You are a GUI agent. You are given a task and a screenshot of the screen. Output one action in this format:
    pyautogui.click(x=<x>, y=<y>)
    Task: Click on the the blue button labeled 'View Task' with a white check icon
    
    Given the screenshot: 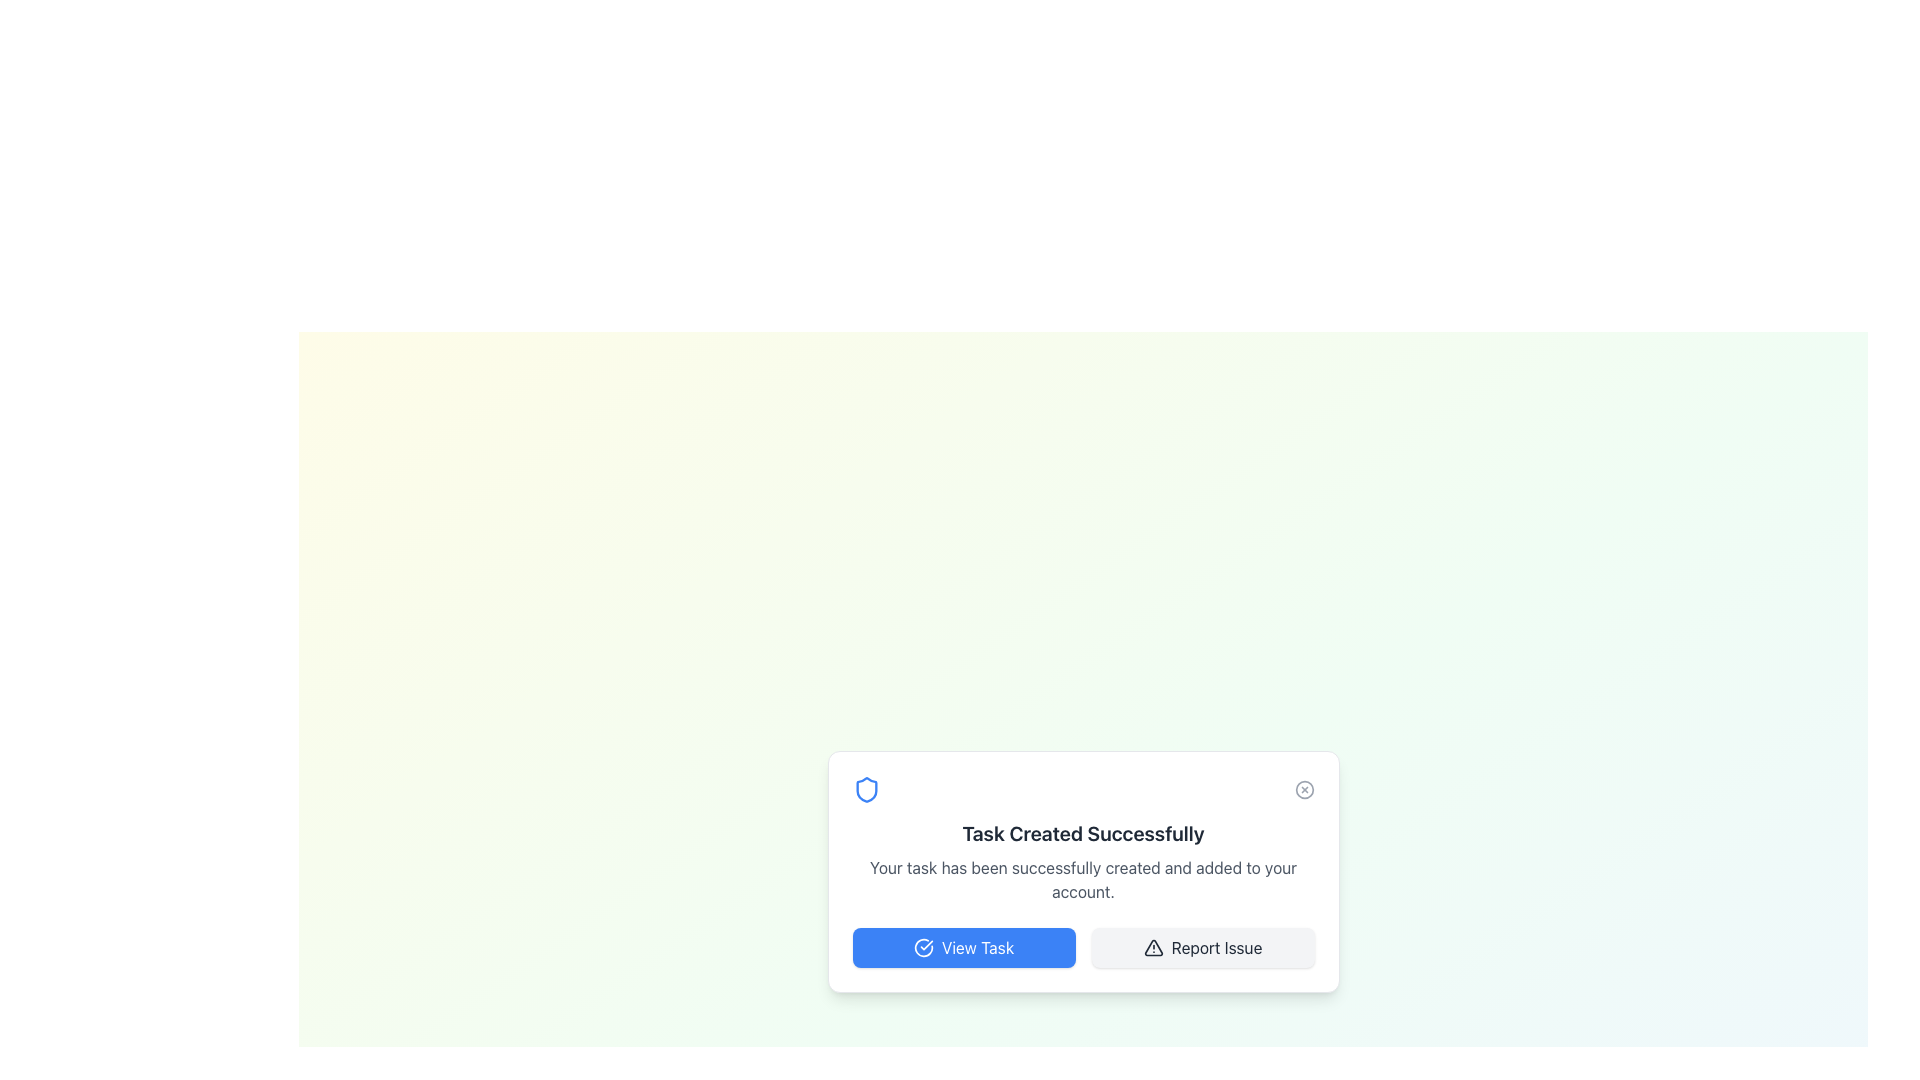 What is the action you would take?
    pyautogui.click(x=964, y=947)
    